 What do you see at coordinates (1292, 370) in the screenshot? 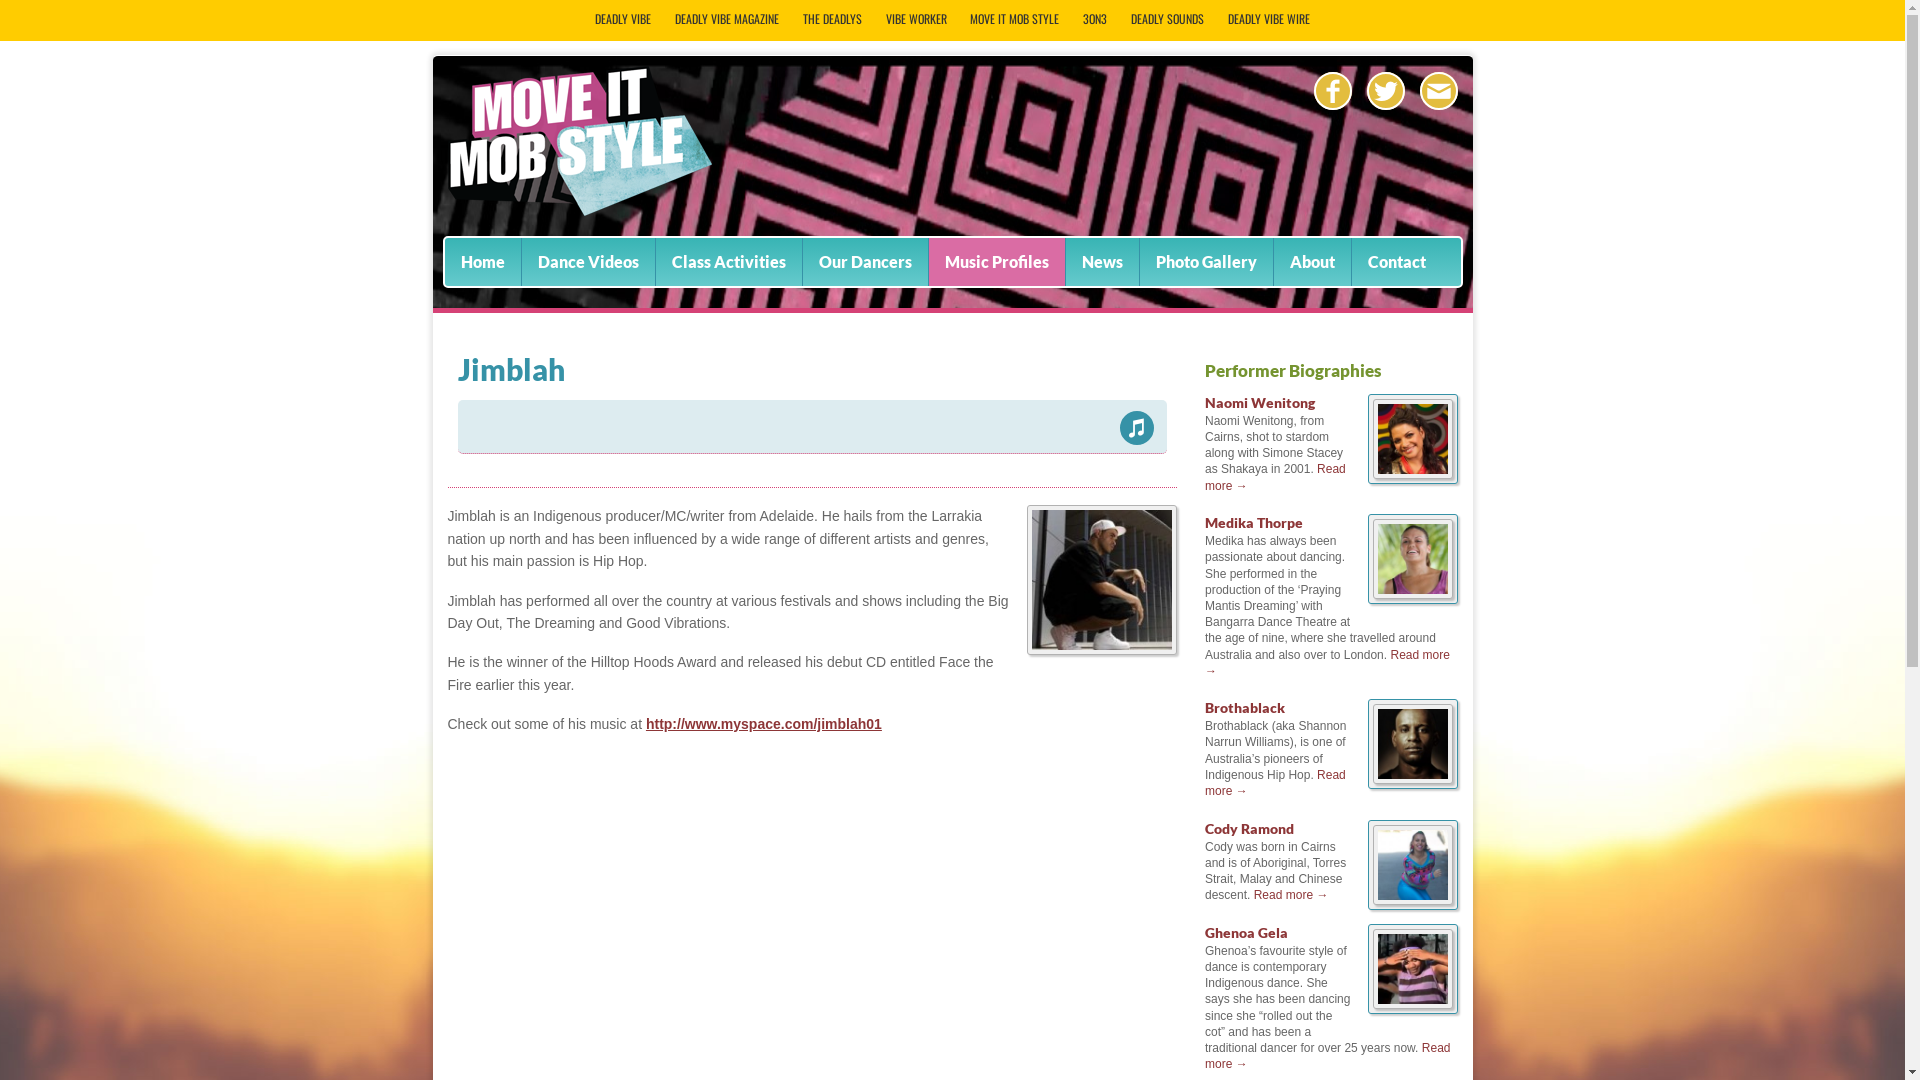
I see `'Performer Biographies'` at bounding box center [1292, 370].